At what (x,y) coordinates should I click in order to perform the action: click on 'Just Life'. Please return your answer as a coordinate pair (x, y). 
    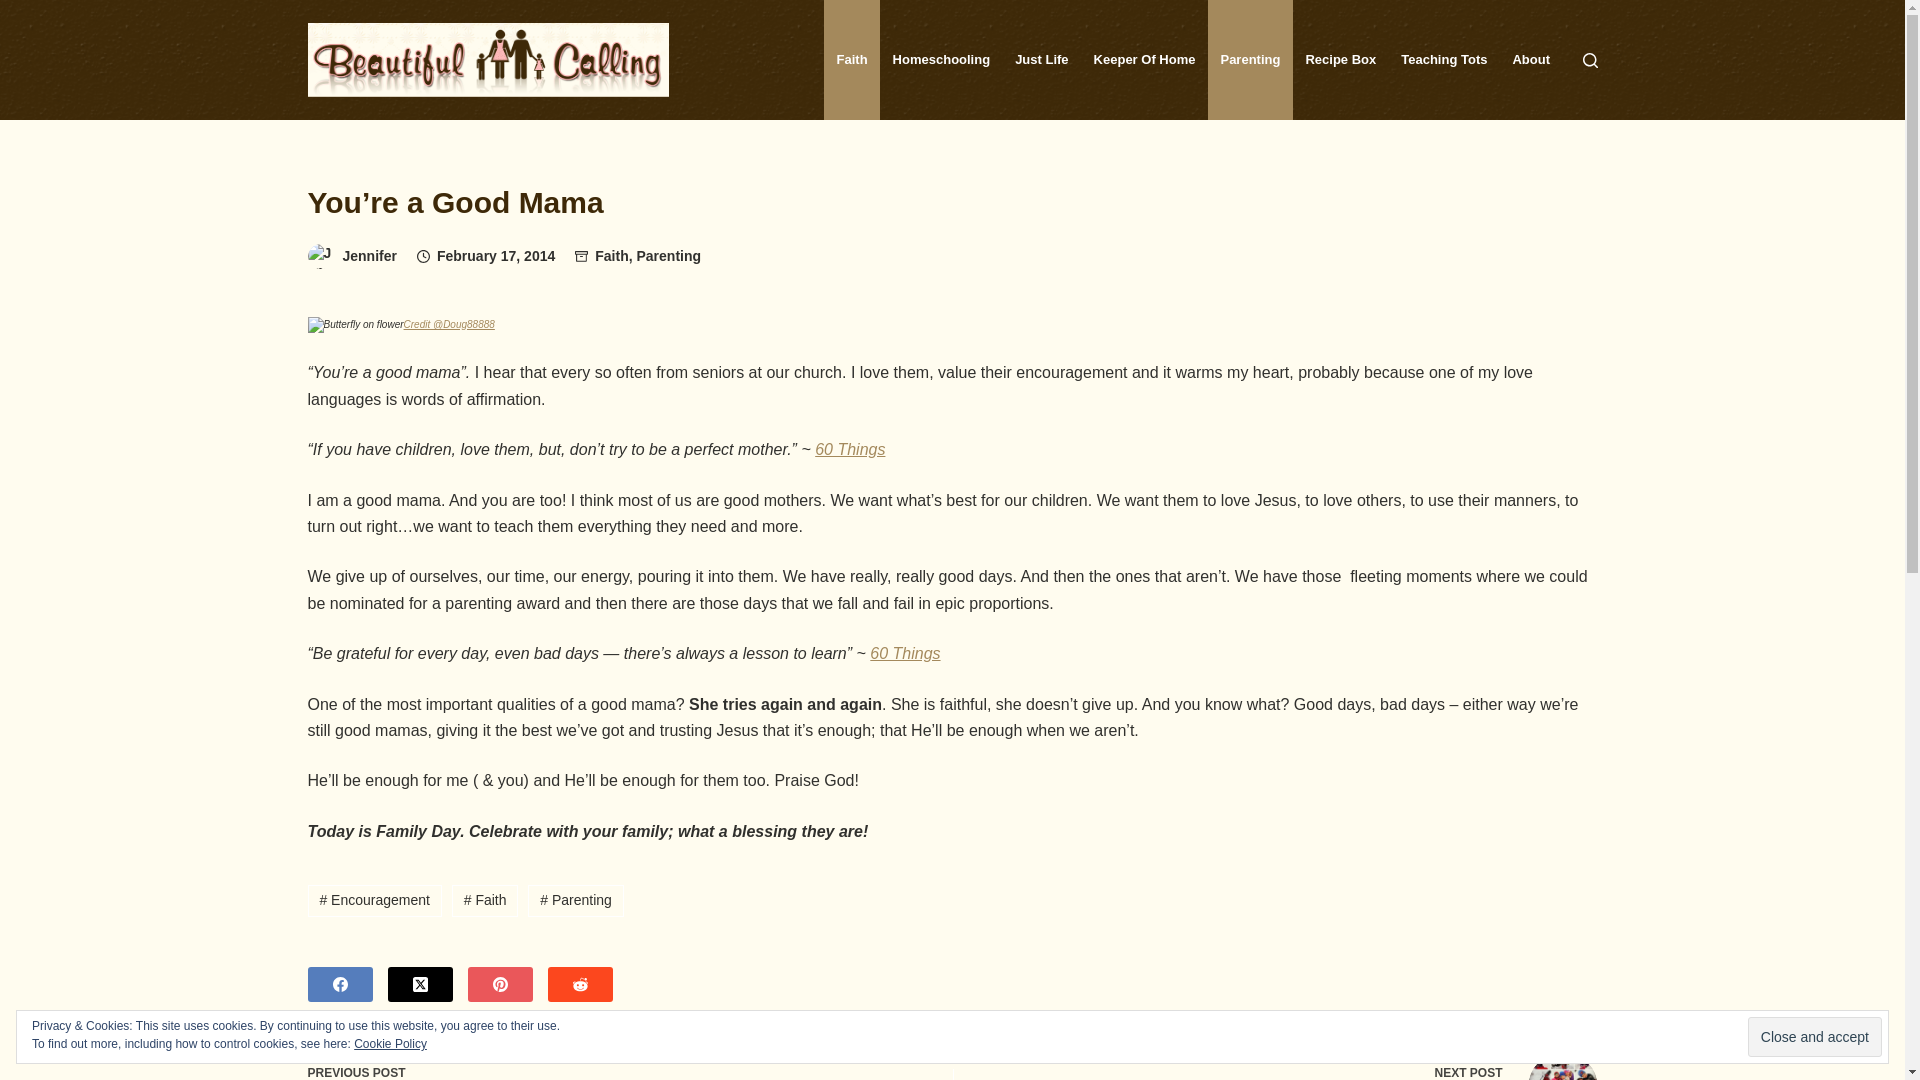
    Looking at the image, I should click on (1003, 59).